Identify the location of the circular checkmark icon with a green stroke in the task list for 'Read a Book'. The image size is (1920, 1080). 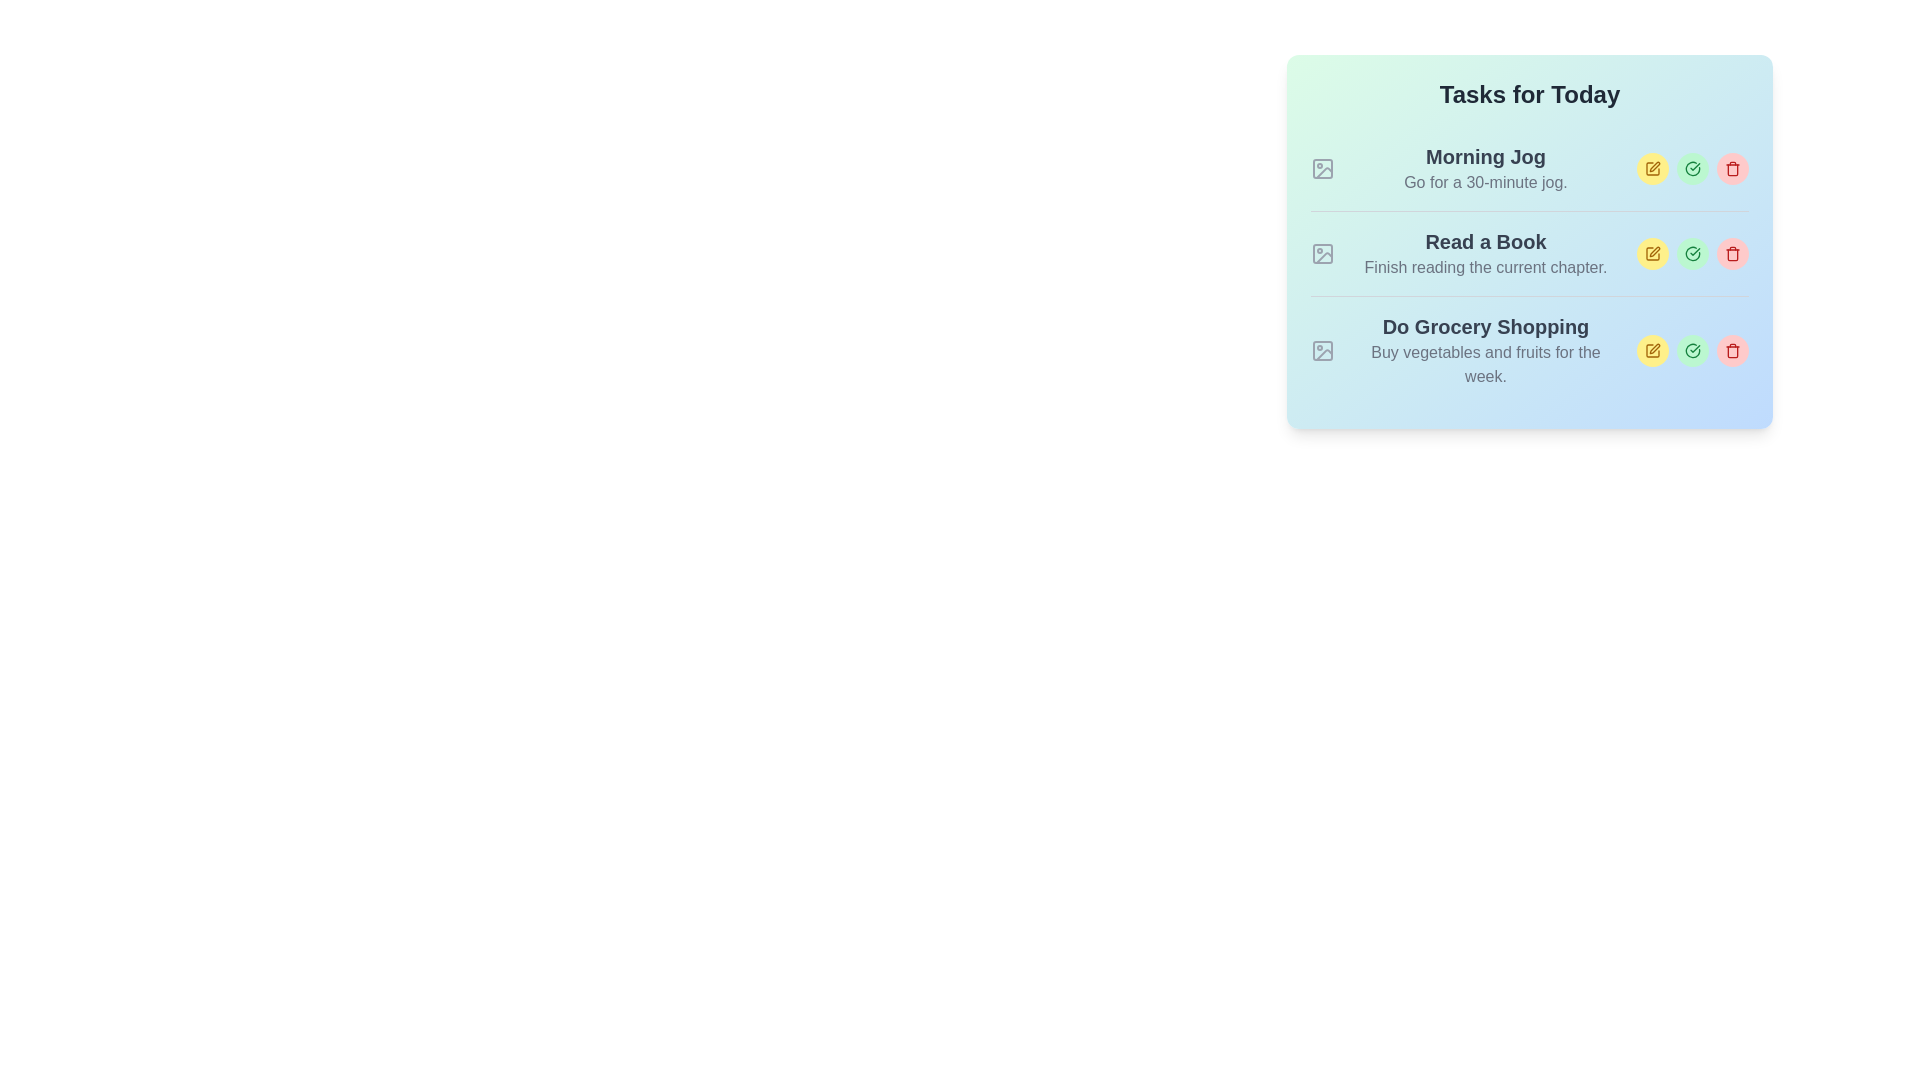
(1692, 253).